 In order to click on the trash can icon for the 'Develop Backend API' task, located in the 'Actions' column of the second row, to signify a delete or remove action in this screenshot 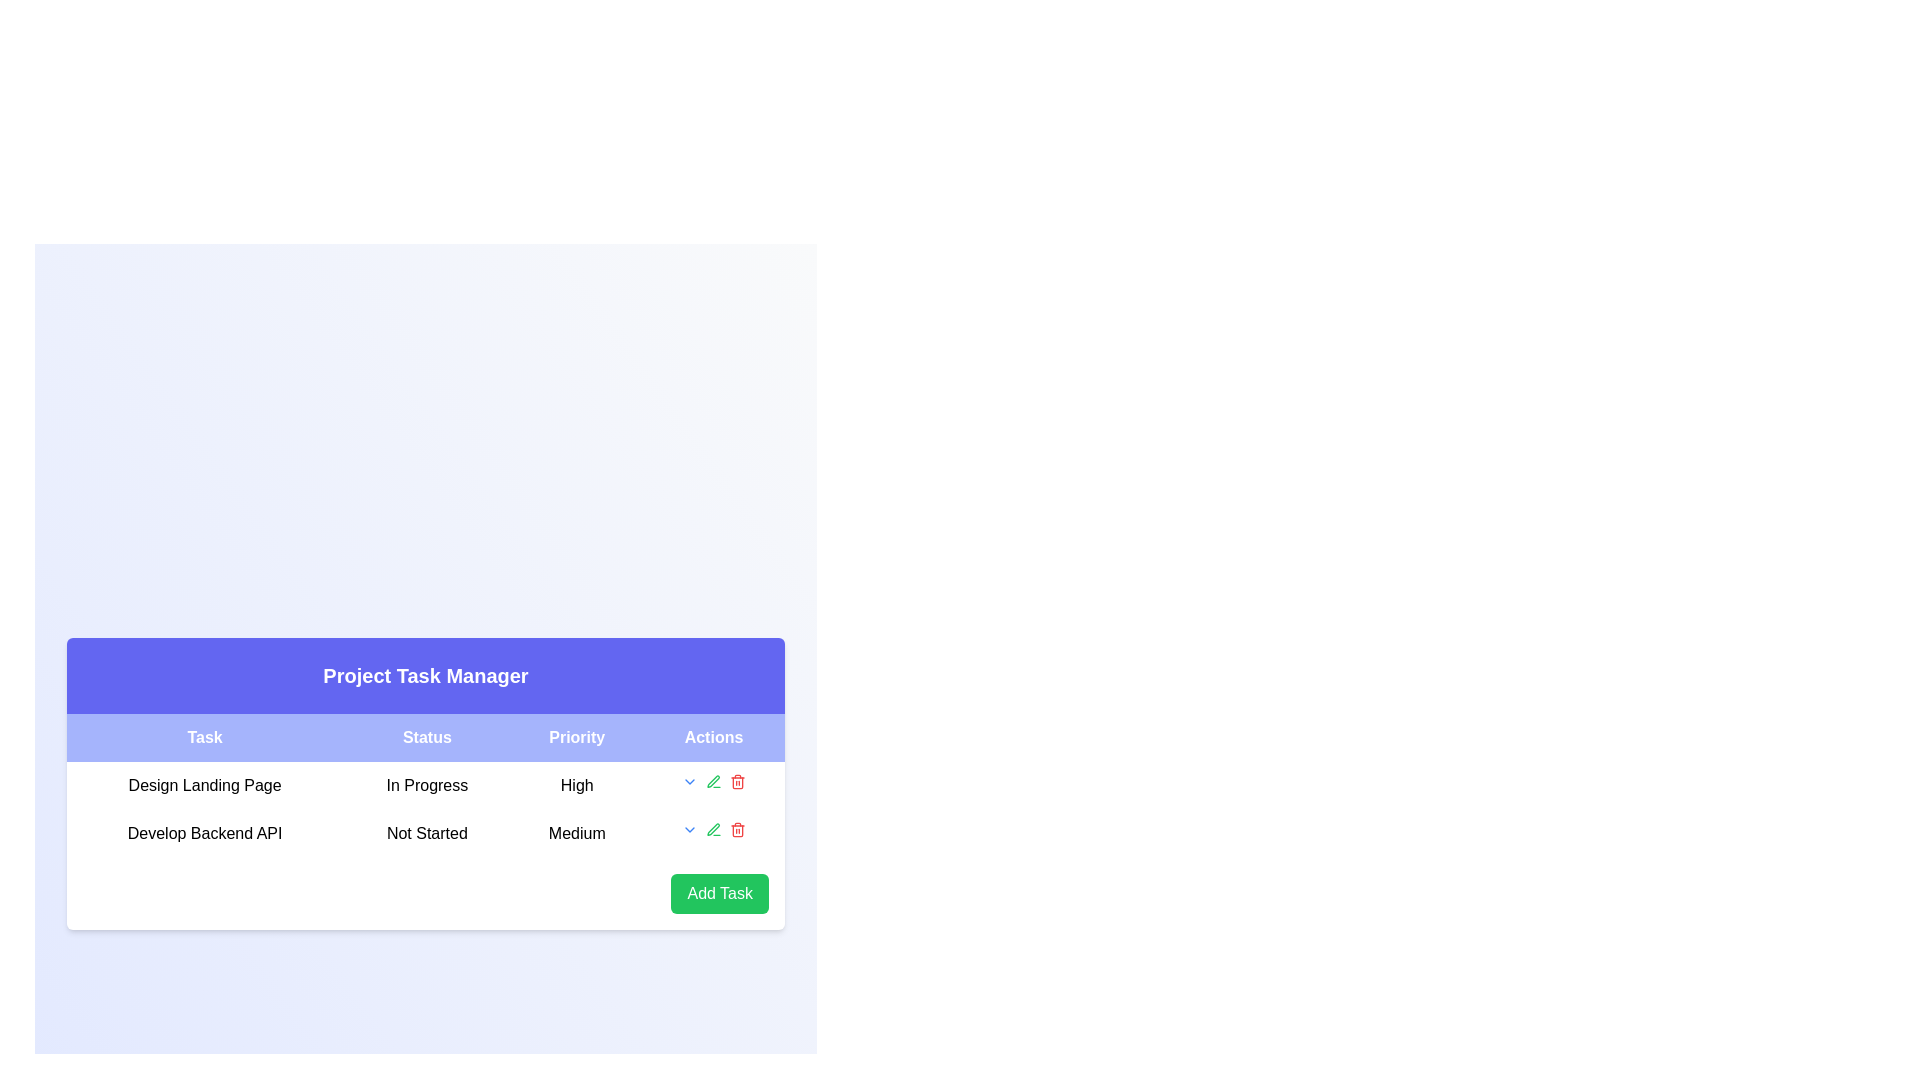, I will do `click(737, 782)`.